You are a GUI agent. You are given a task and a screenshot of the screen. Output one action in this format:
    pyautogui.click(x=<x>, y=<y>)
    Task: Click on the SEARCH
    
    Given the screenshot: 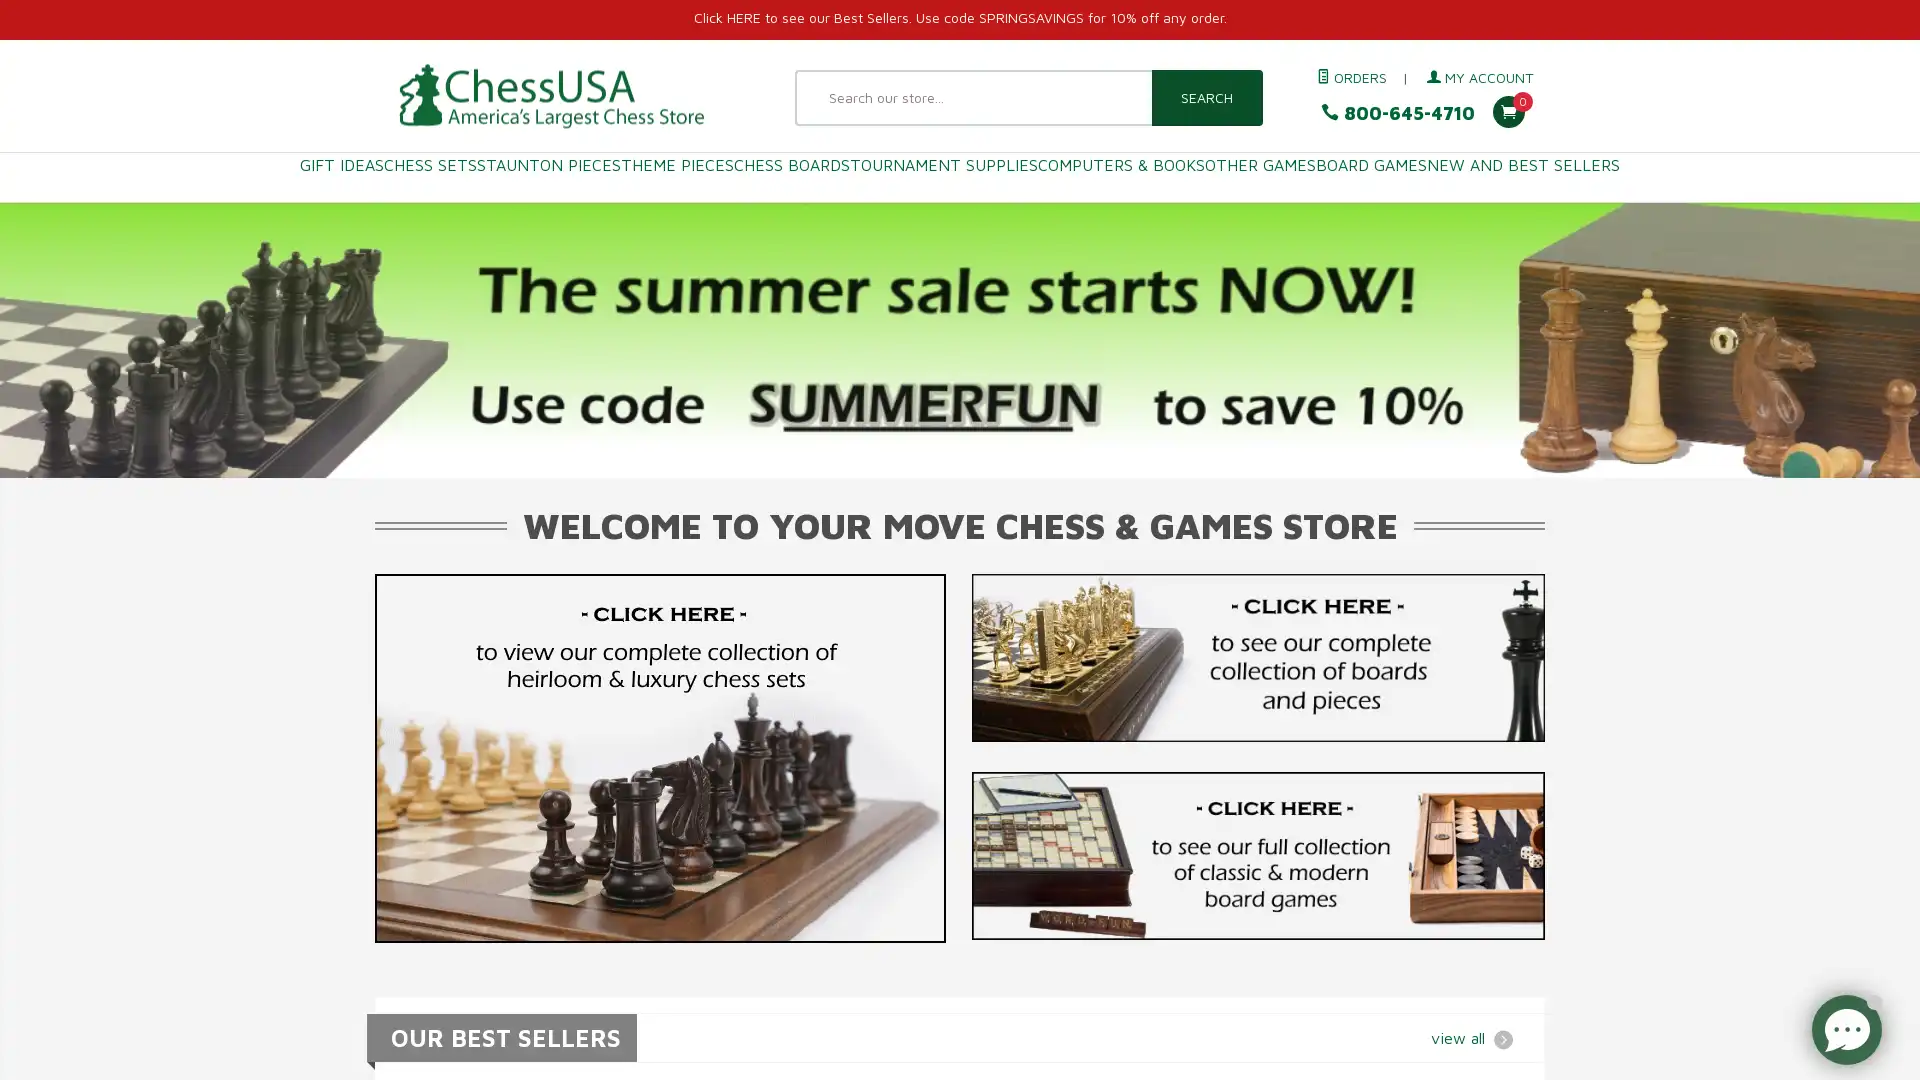 What is the action you would take?
    pyautogui.click(x=1205, y=97)
    